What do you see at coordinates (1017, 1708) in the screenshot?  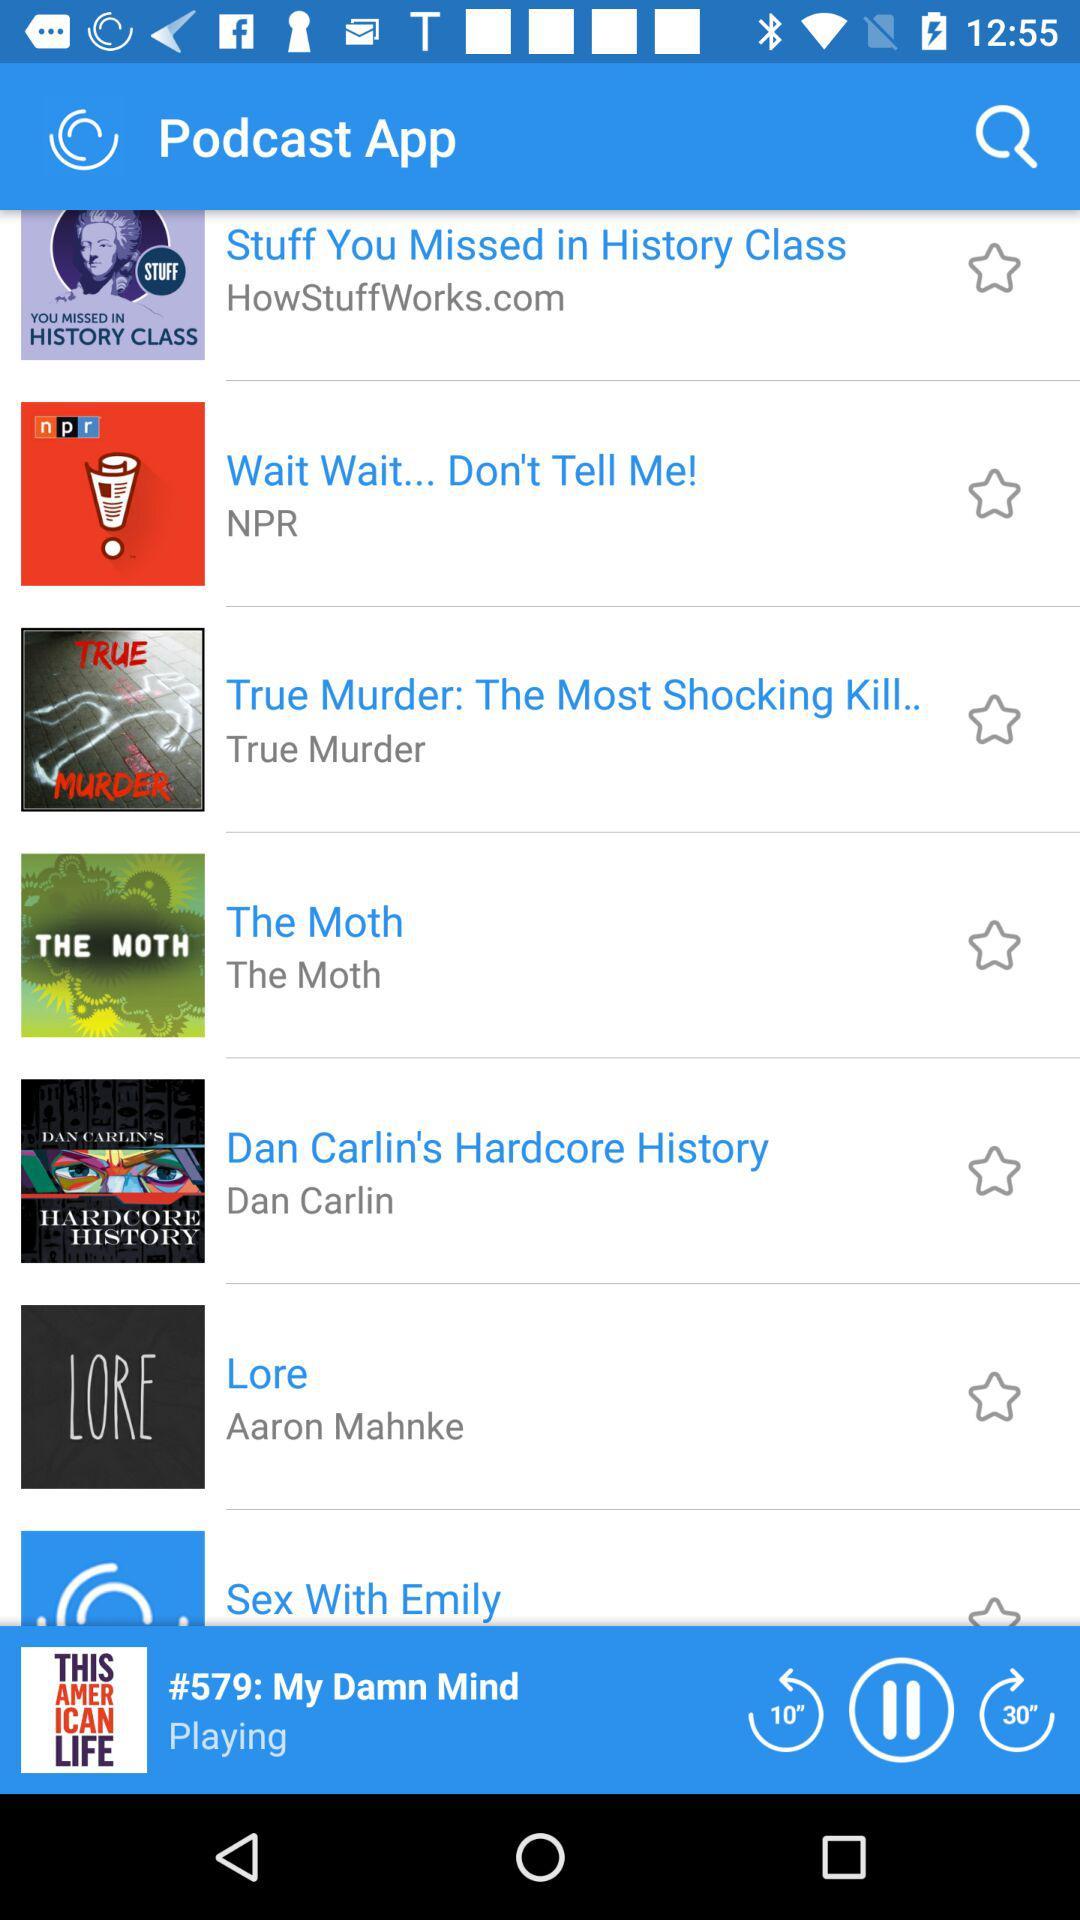 I see `skip 30 seconds ahead the podcast` at bounding box center [1017, 1708].